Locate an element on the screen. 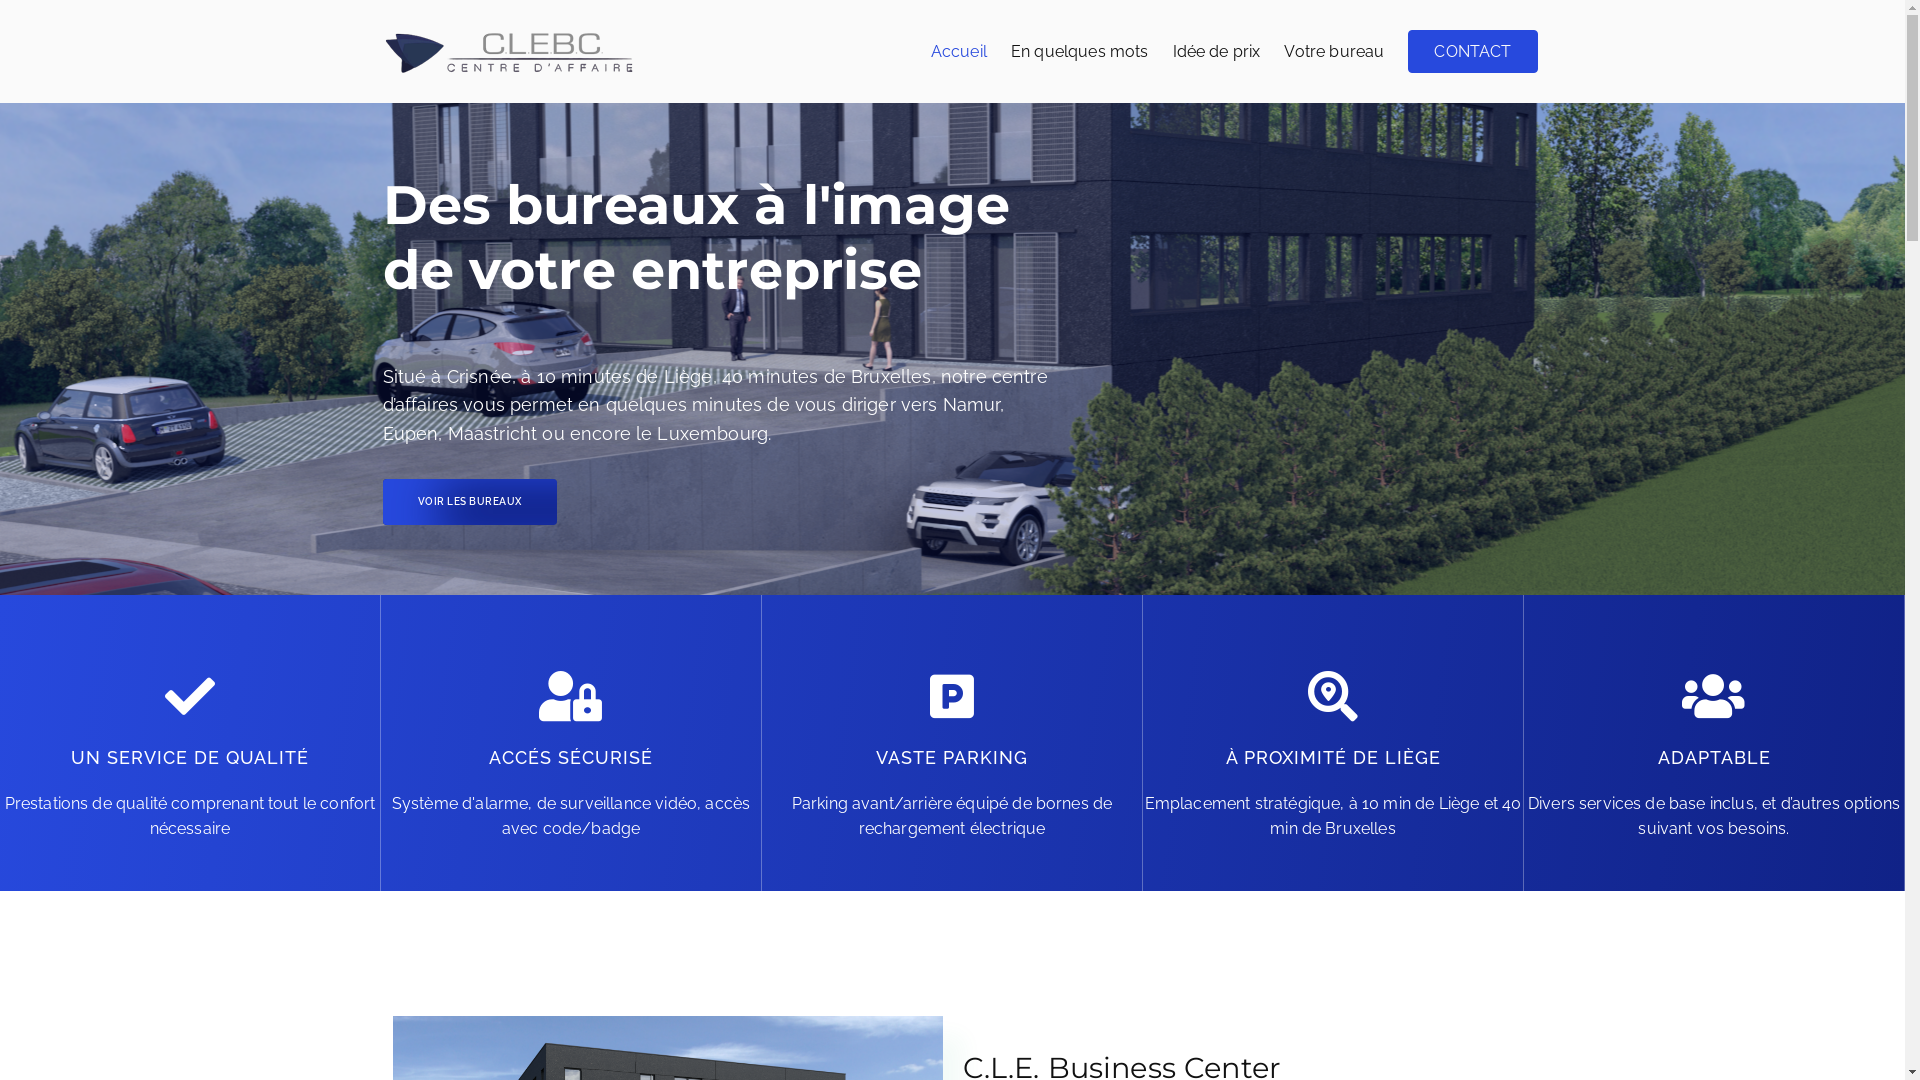 This screenshot has width=1920, height=1080. 'CONTACT' is located at coordinates (1472, 50).